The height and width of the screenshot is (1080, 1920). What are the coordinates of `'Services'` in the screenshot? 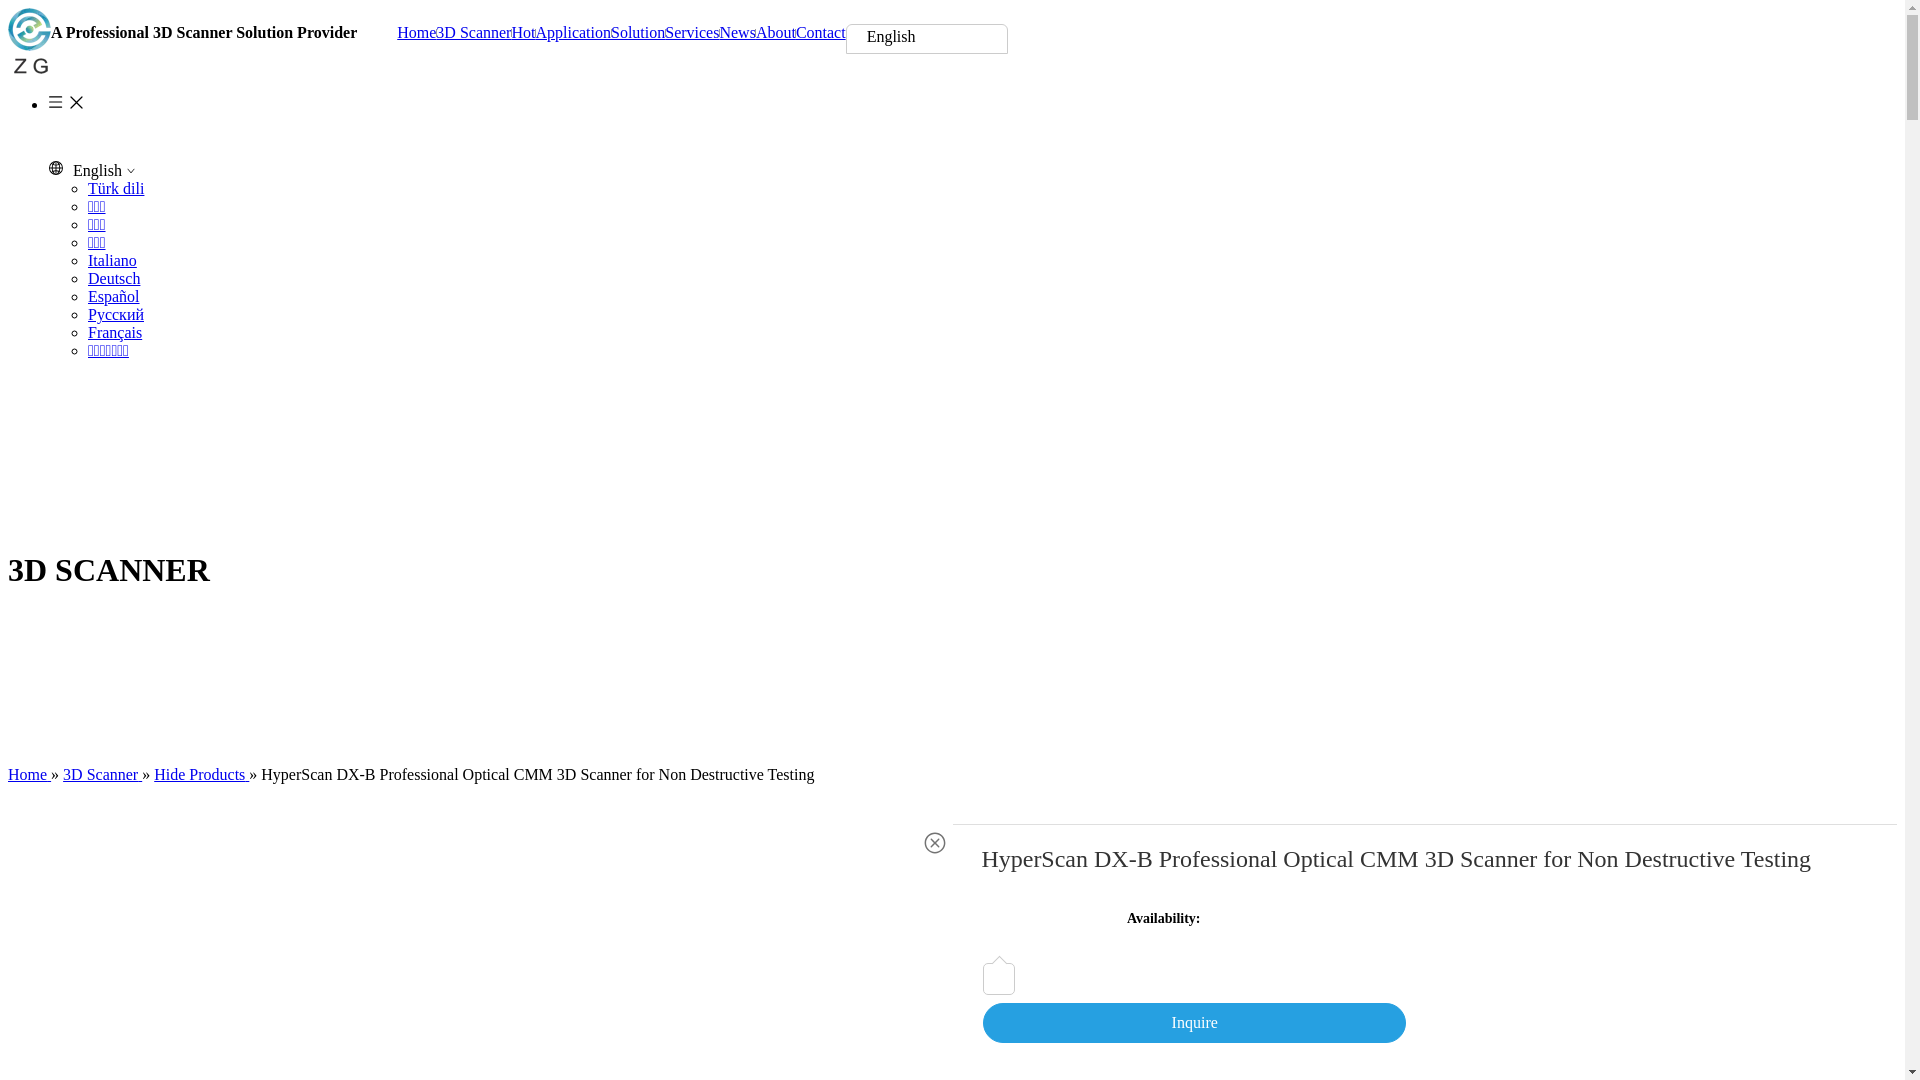 It's located at (691, 33).